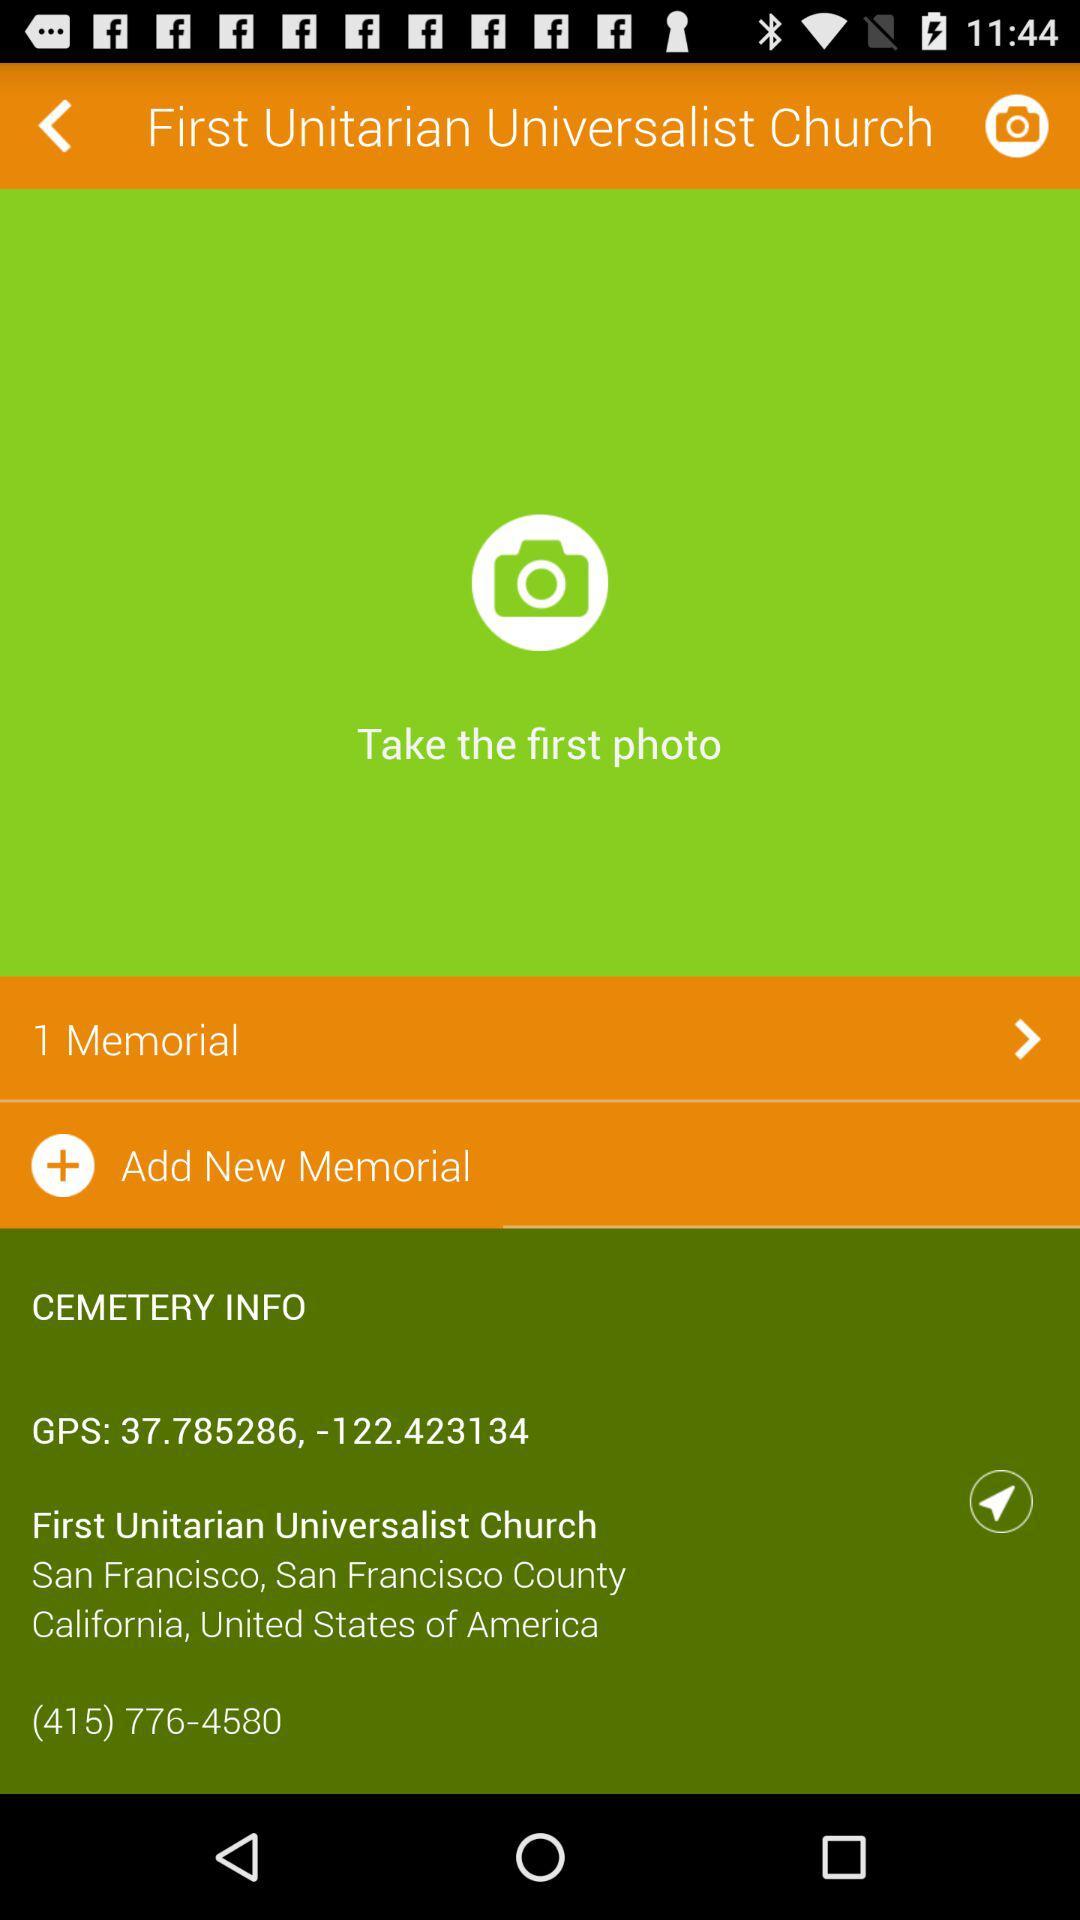 Image resolution: width=1080 pixels, height=1920 pixels. I want to click on icon above the take the first, so click(540, 581).